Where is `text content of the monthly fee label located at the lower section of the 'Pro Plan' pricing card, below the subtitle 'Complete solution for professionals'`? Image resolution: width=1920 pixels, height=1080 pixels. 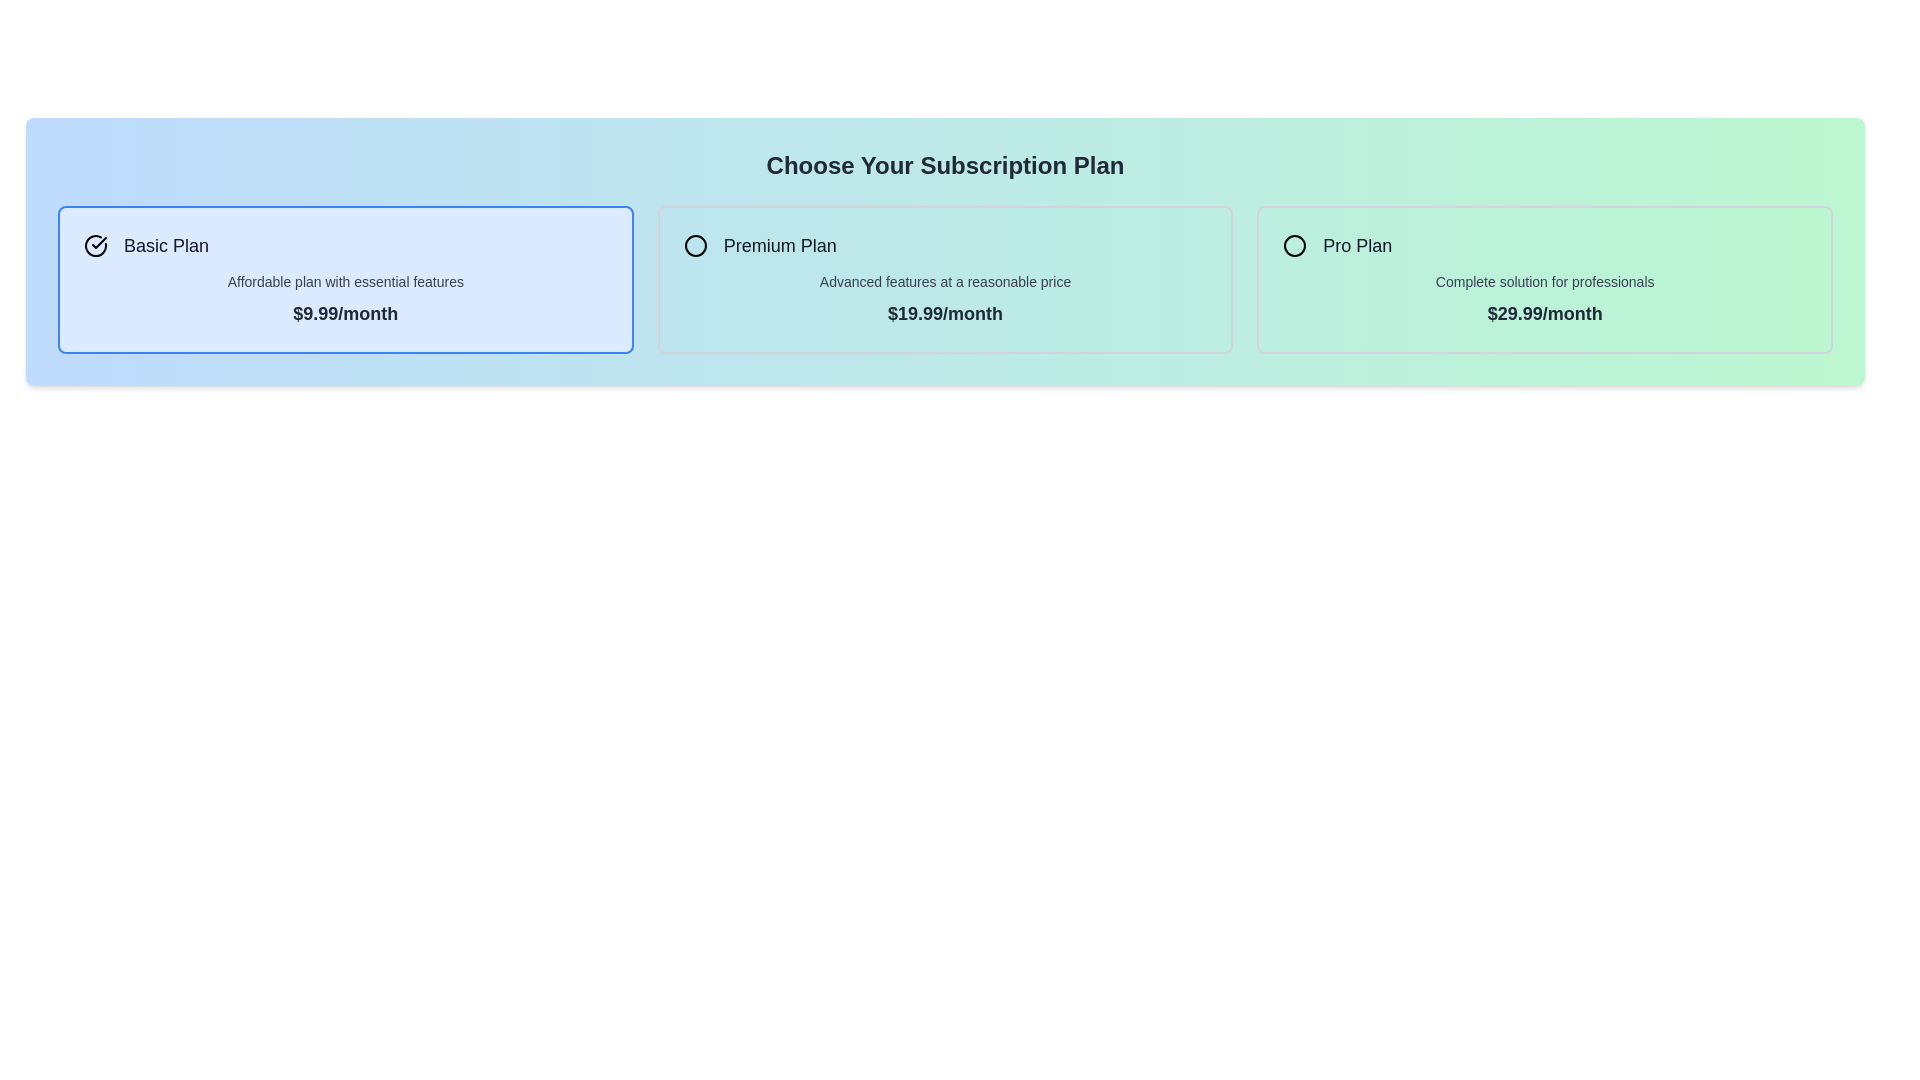
text content of the monthly fee label located at the lower section of the 'Pro Plan' pricing card, below the subtitle 'Complete solution for professionals' is located at coordinates (1544, 313).